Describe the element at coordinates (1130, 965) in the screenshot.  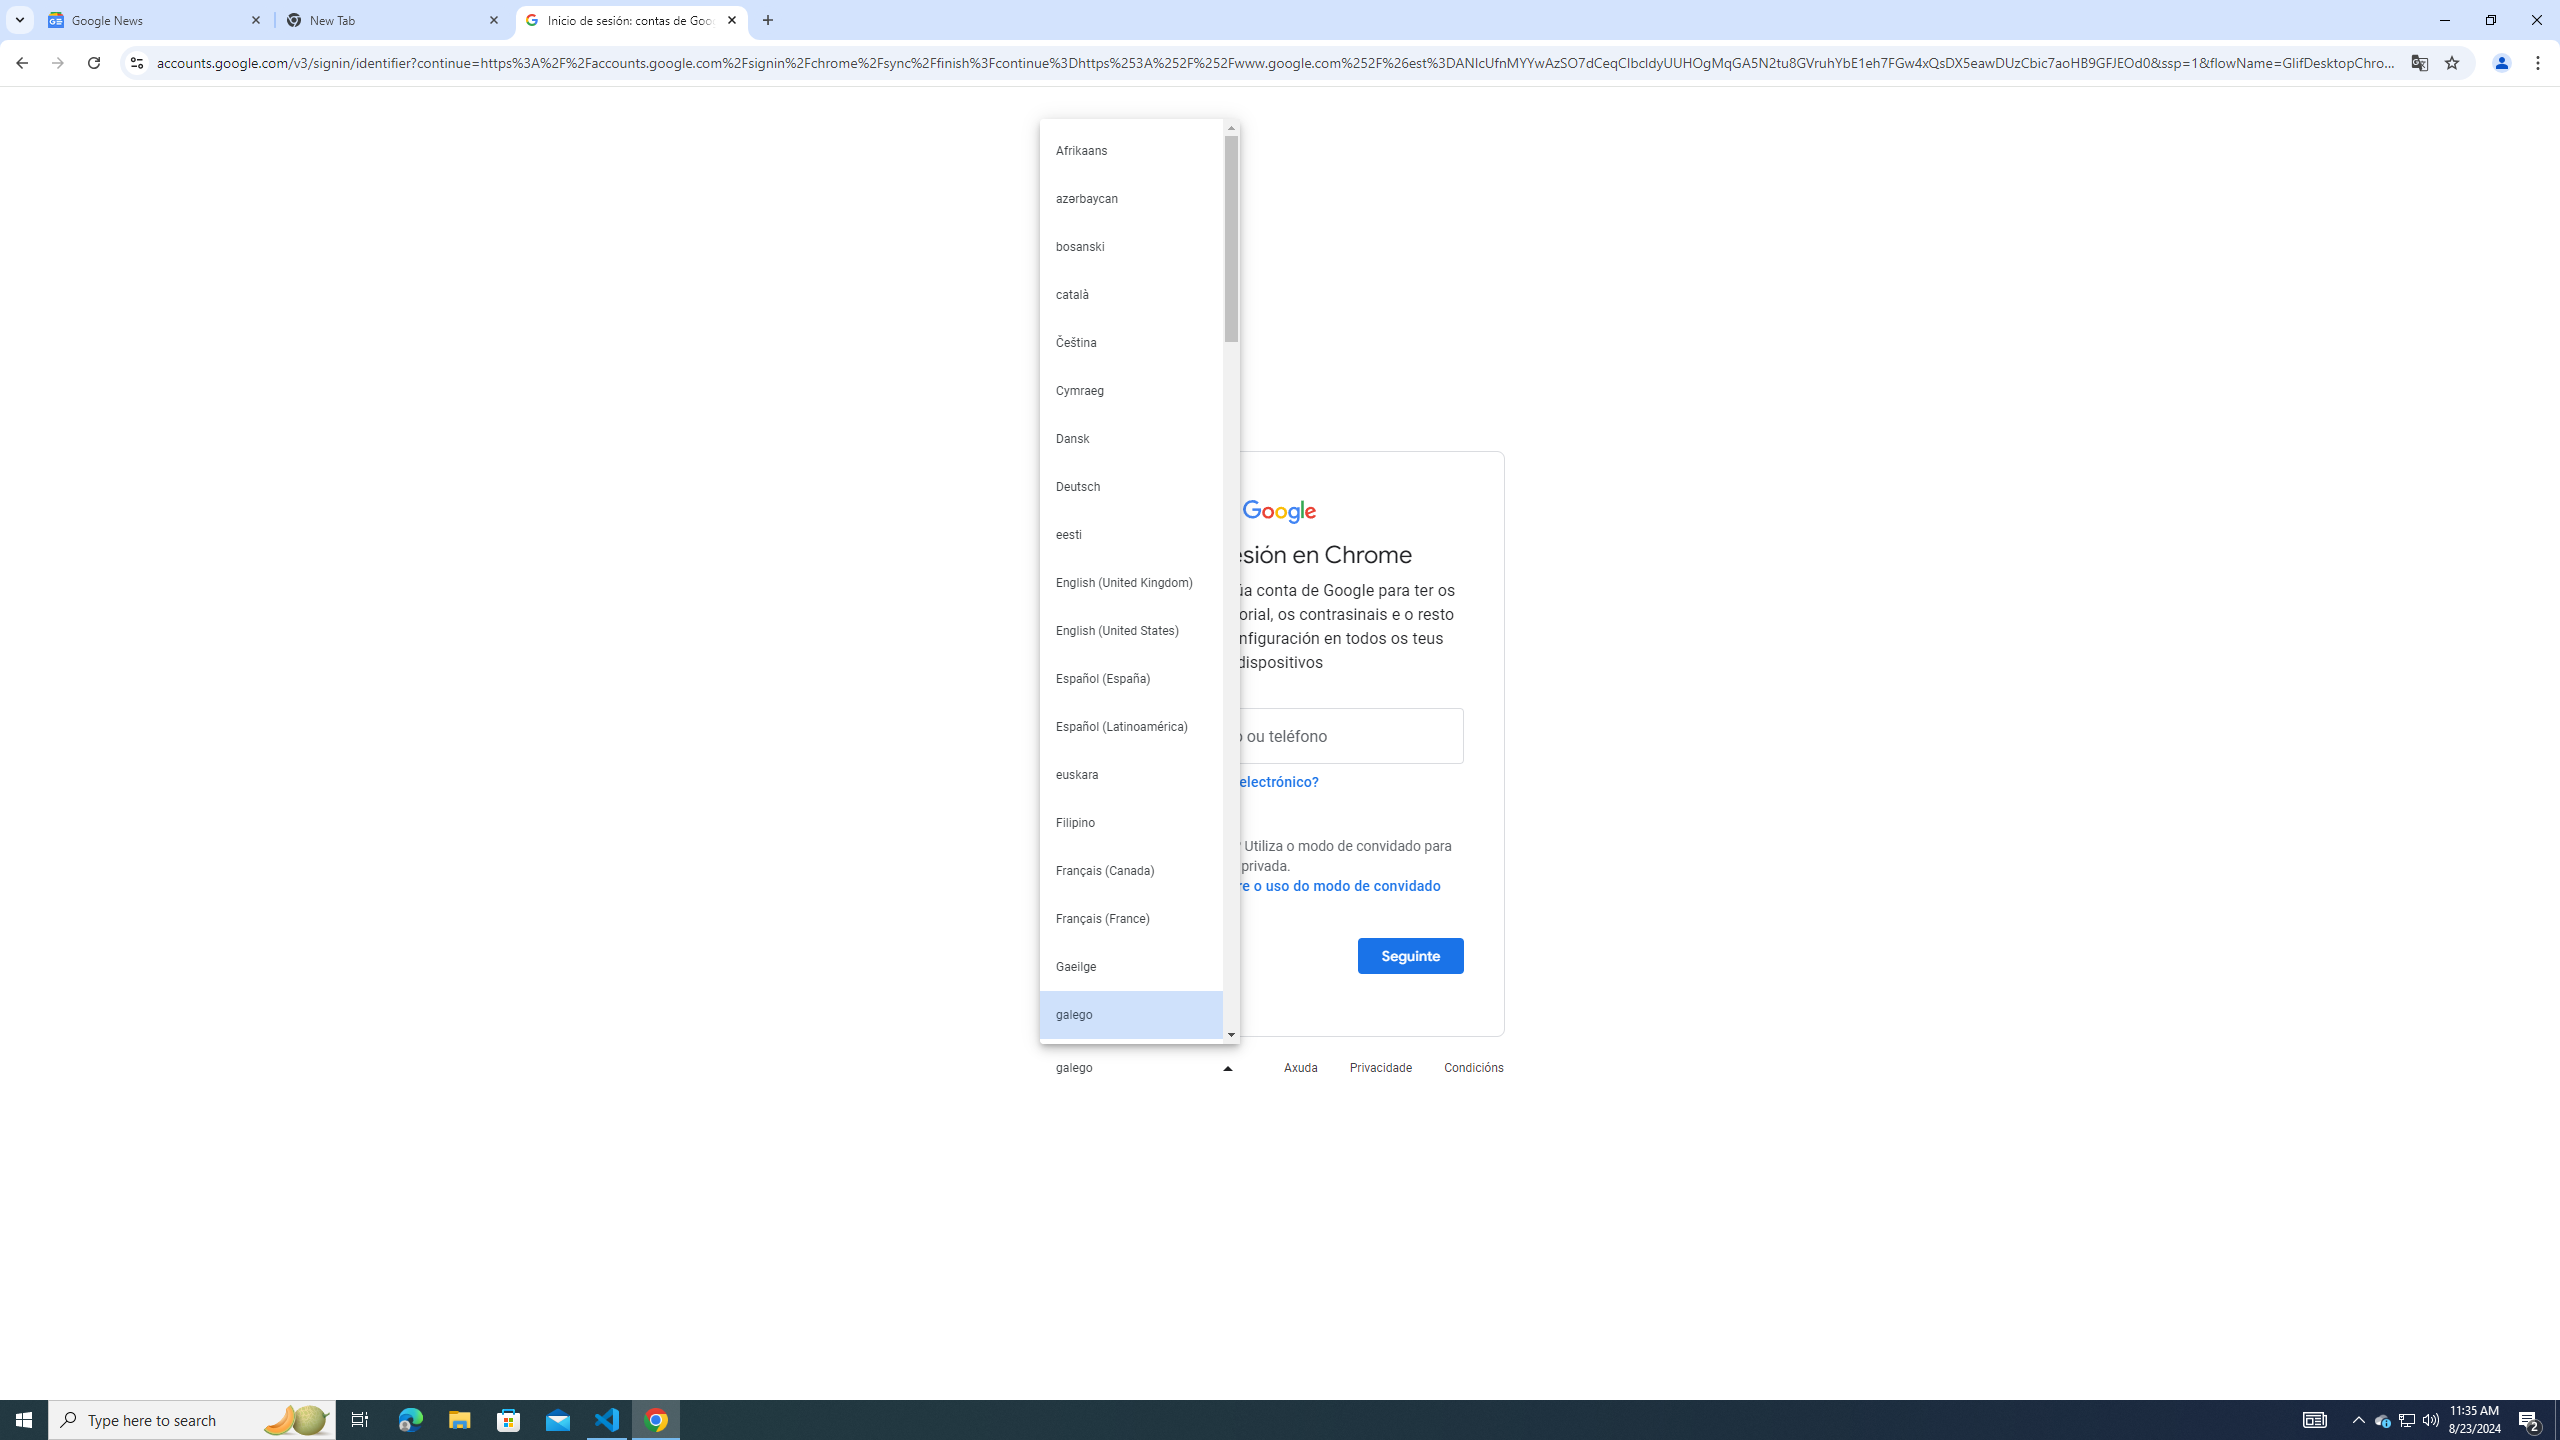
I see `'Gaeilge'` at that location.